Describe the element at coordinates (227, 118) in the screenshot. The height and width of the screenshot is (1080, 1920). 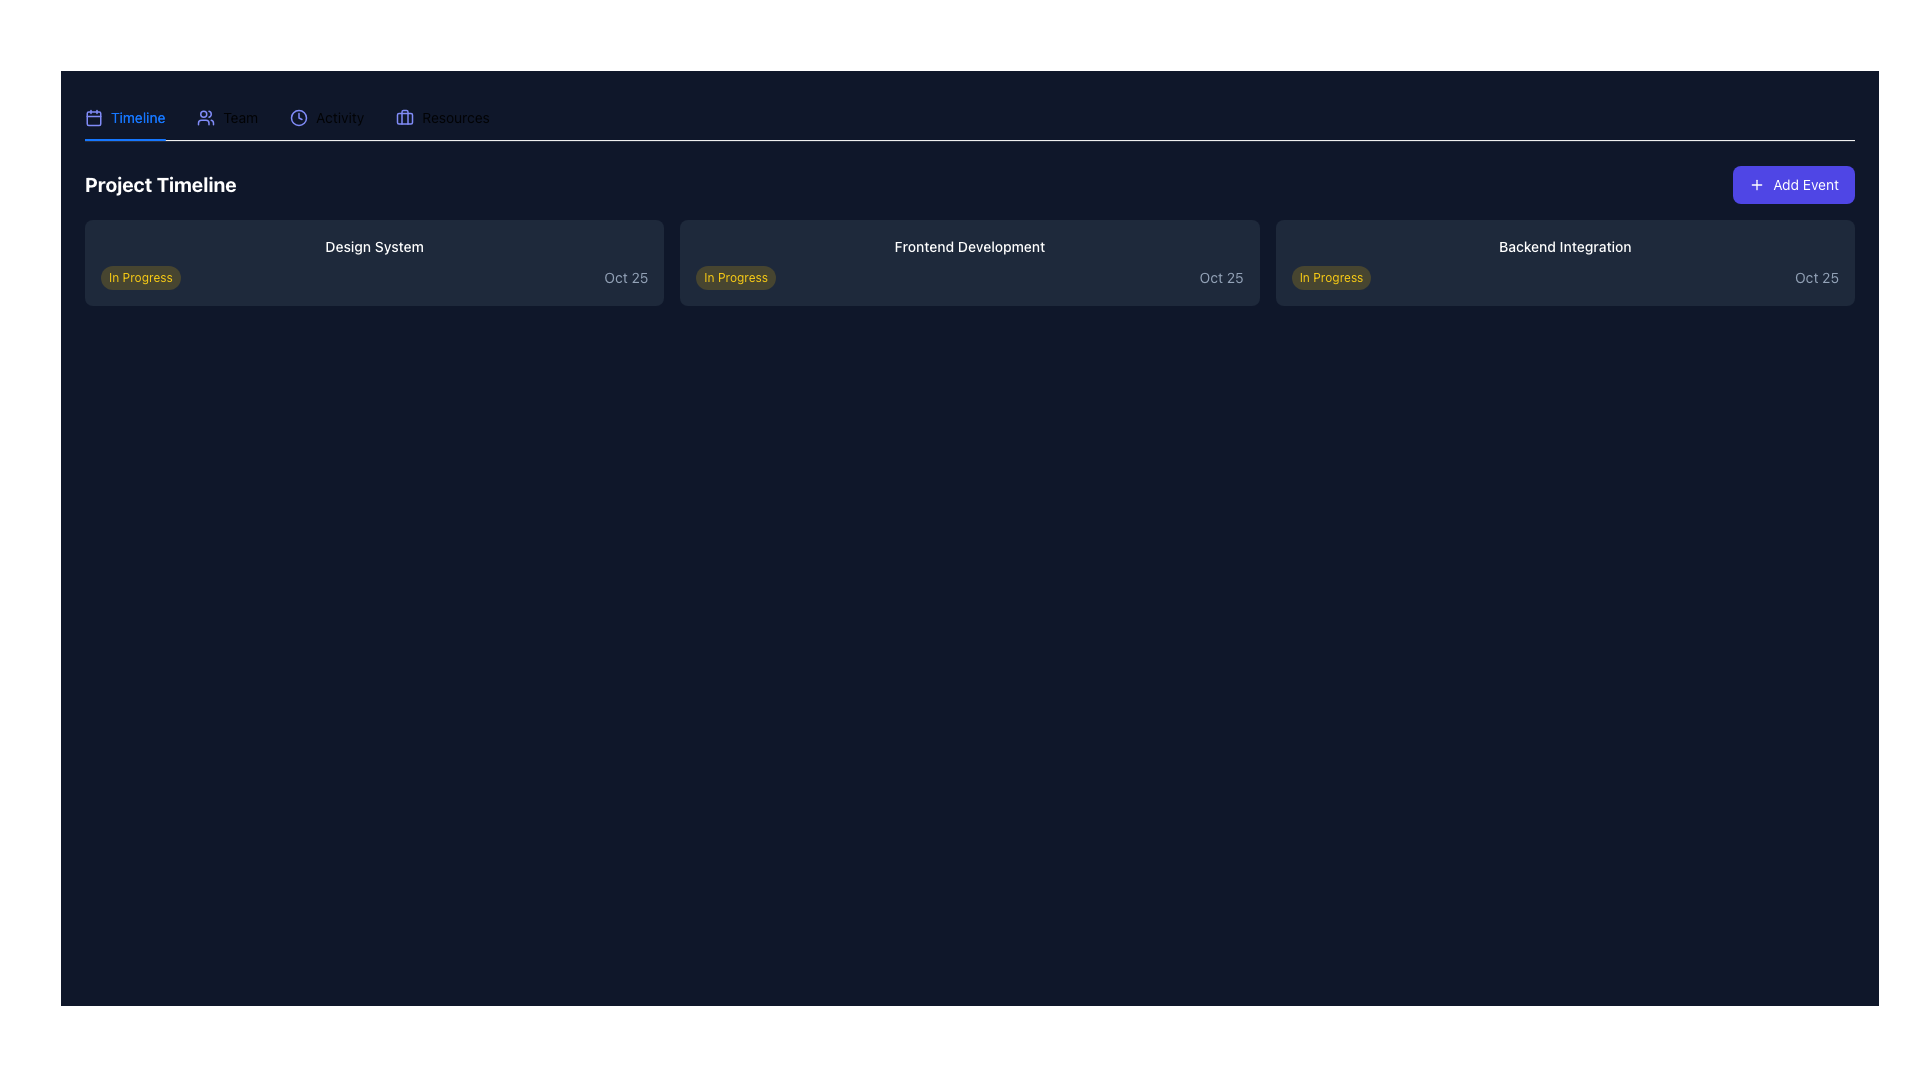
I see `the 'Team' tab in the navigation bar` at that location.